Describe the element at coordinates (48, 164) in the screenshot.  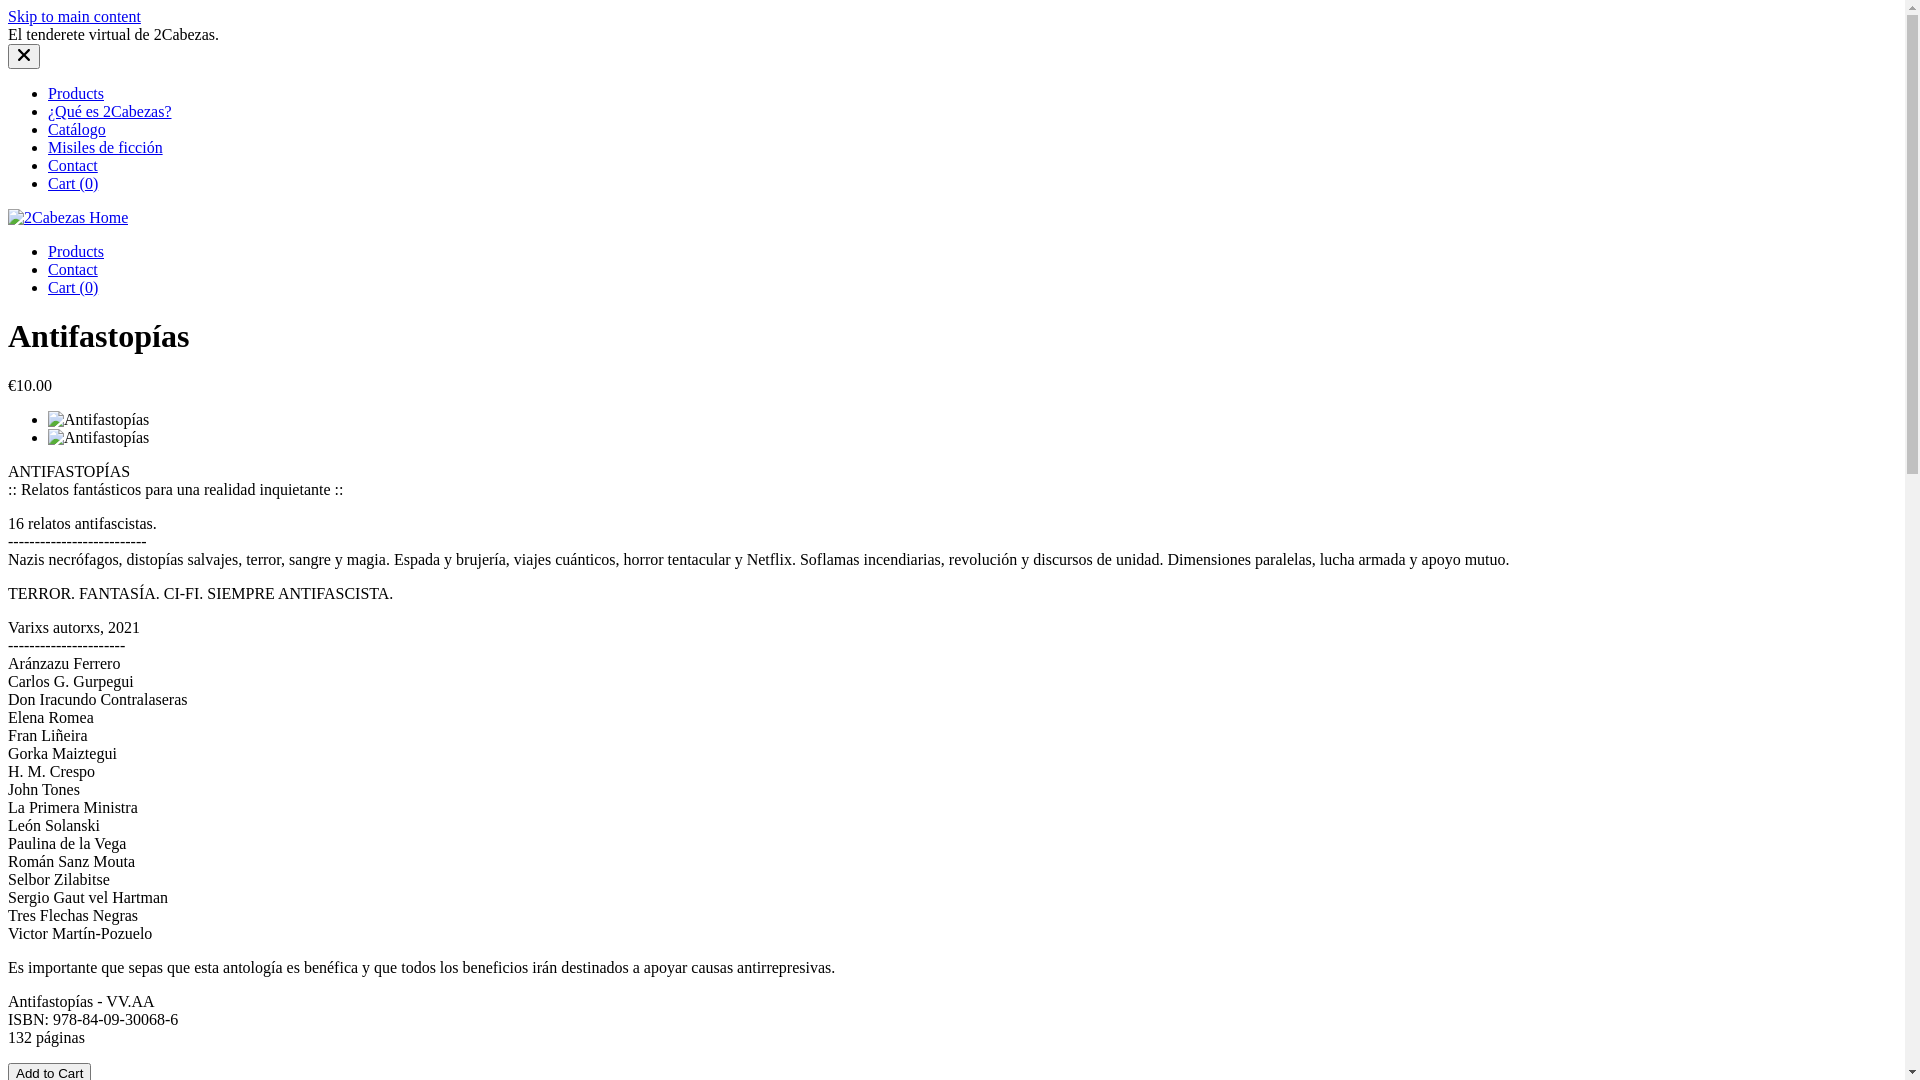
I see `'Contact'` at that location.